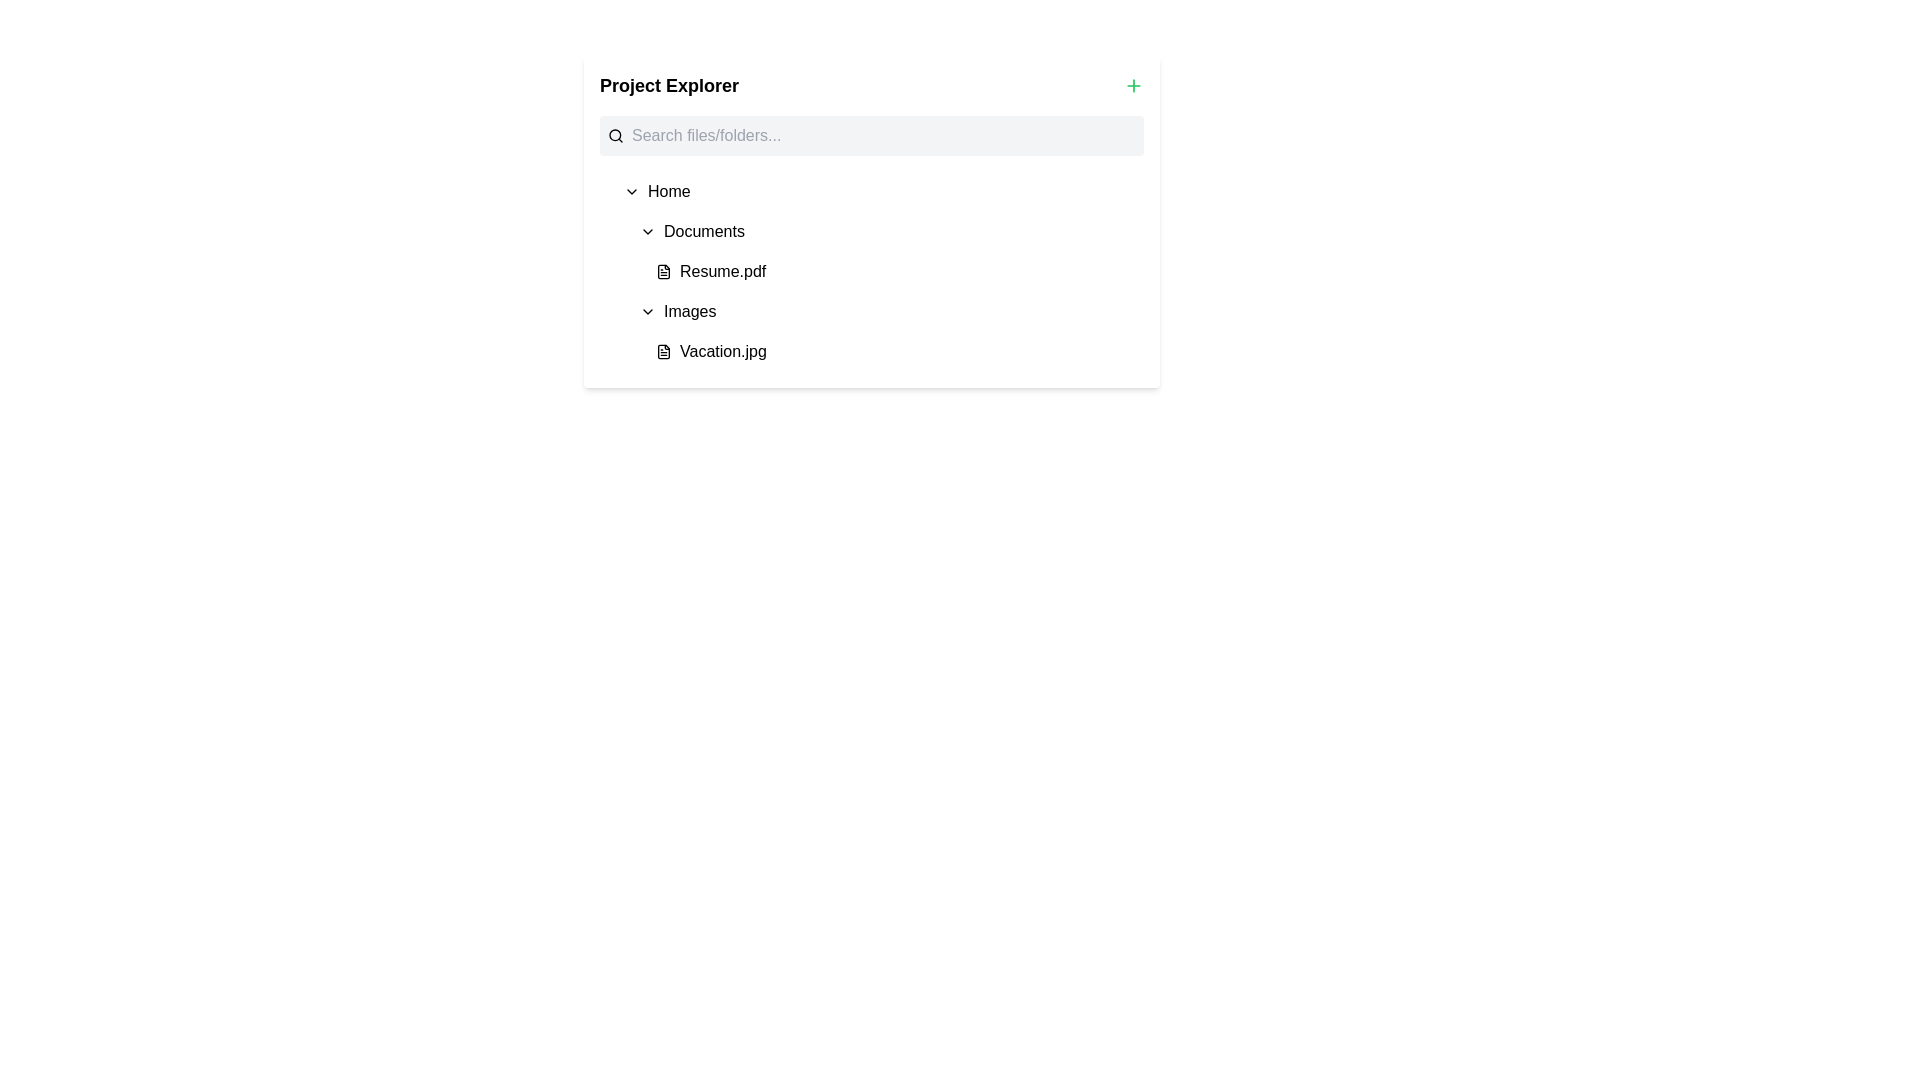 This screenshot has width=1920, height=1080. Describe the element at coordinates (879, 192) in the screenshot. I see `the 'Home' navigational item` at that location.